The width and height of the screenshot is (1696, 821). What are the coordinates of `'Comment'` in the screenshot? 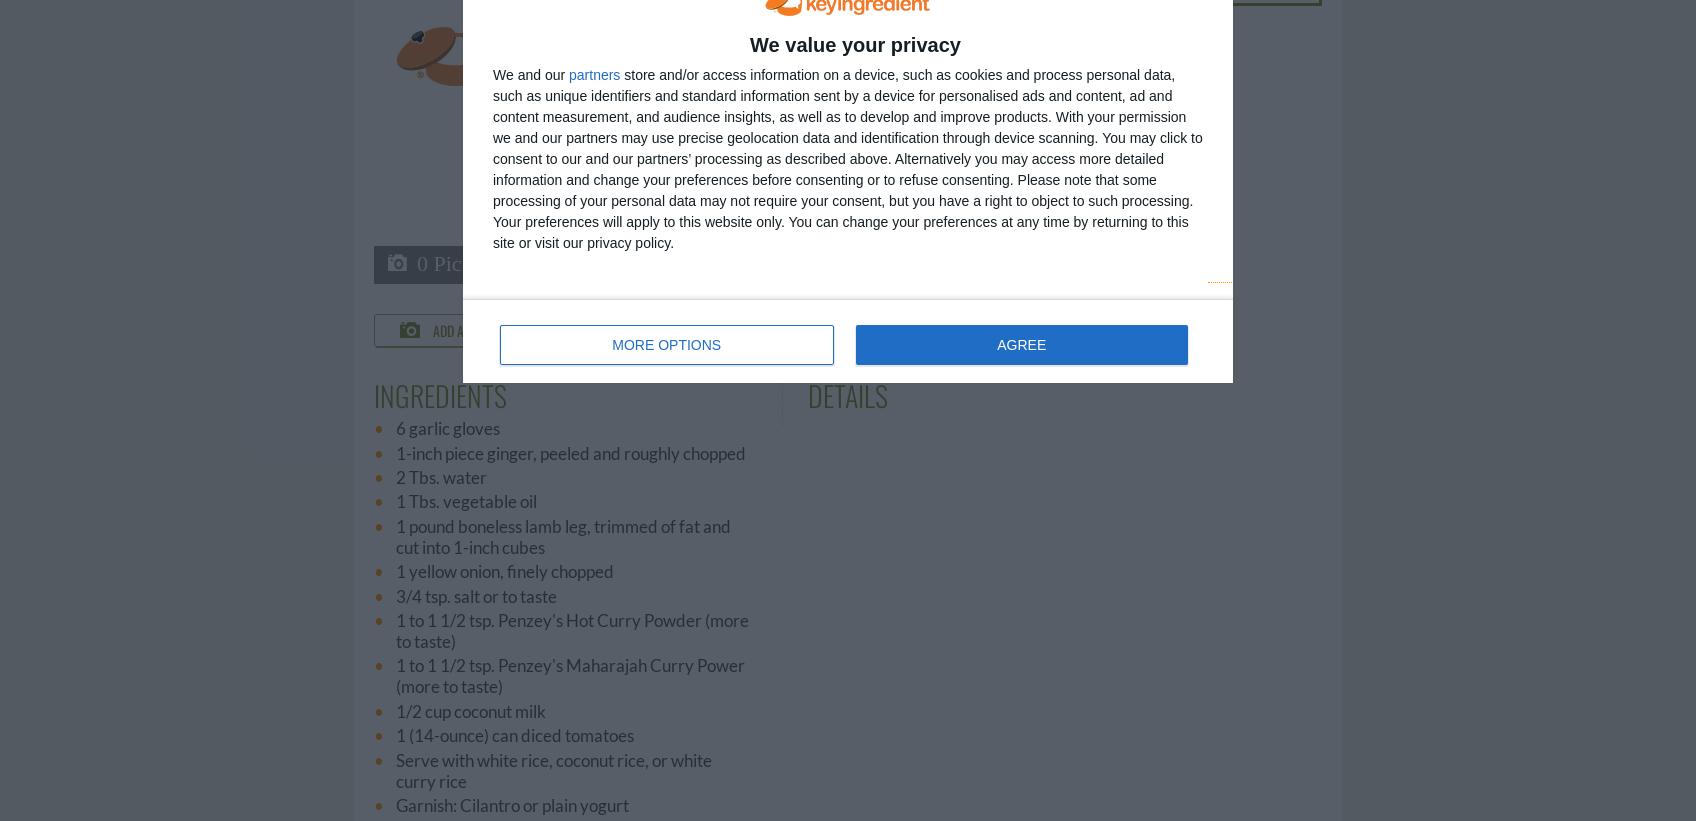 It's located at (604, 329).